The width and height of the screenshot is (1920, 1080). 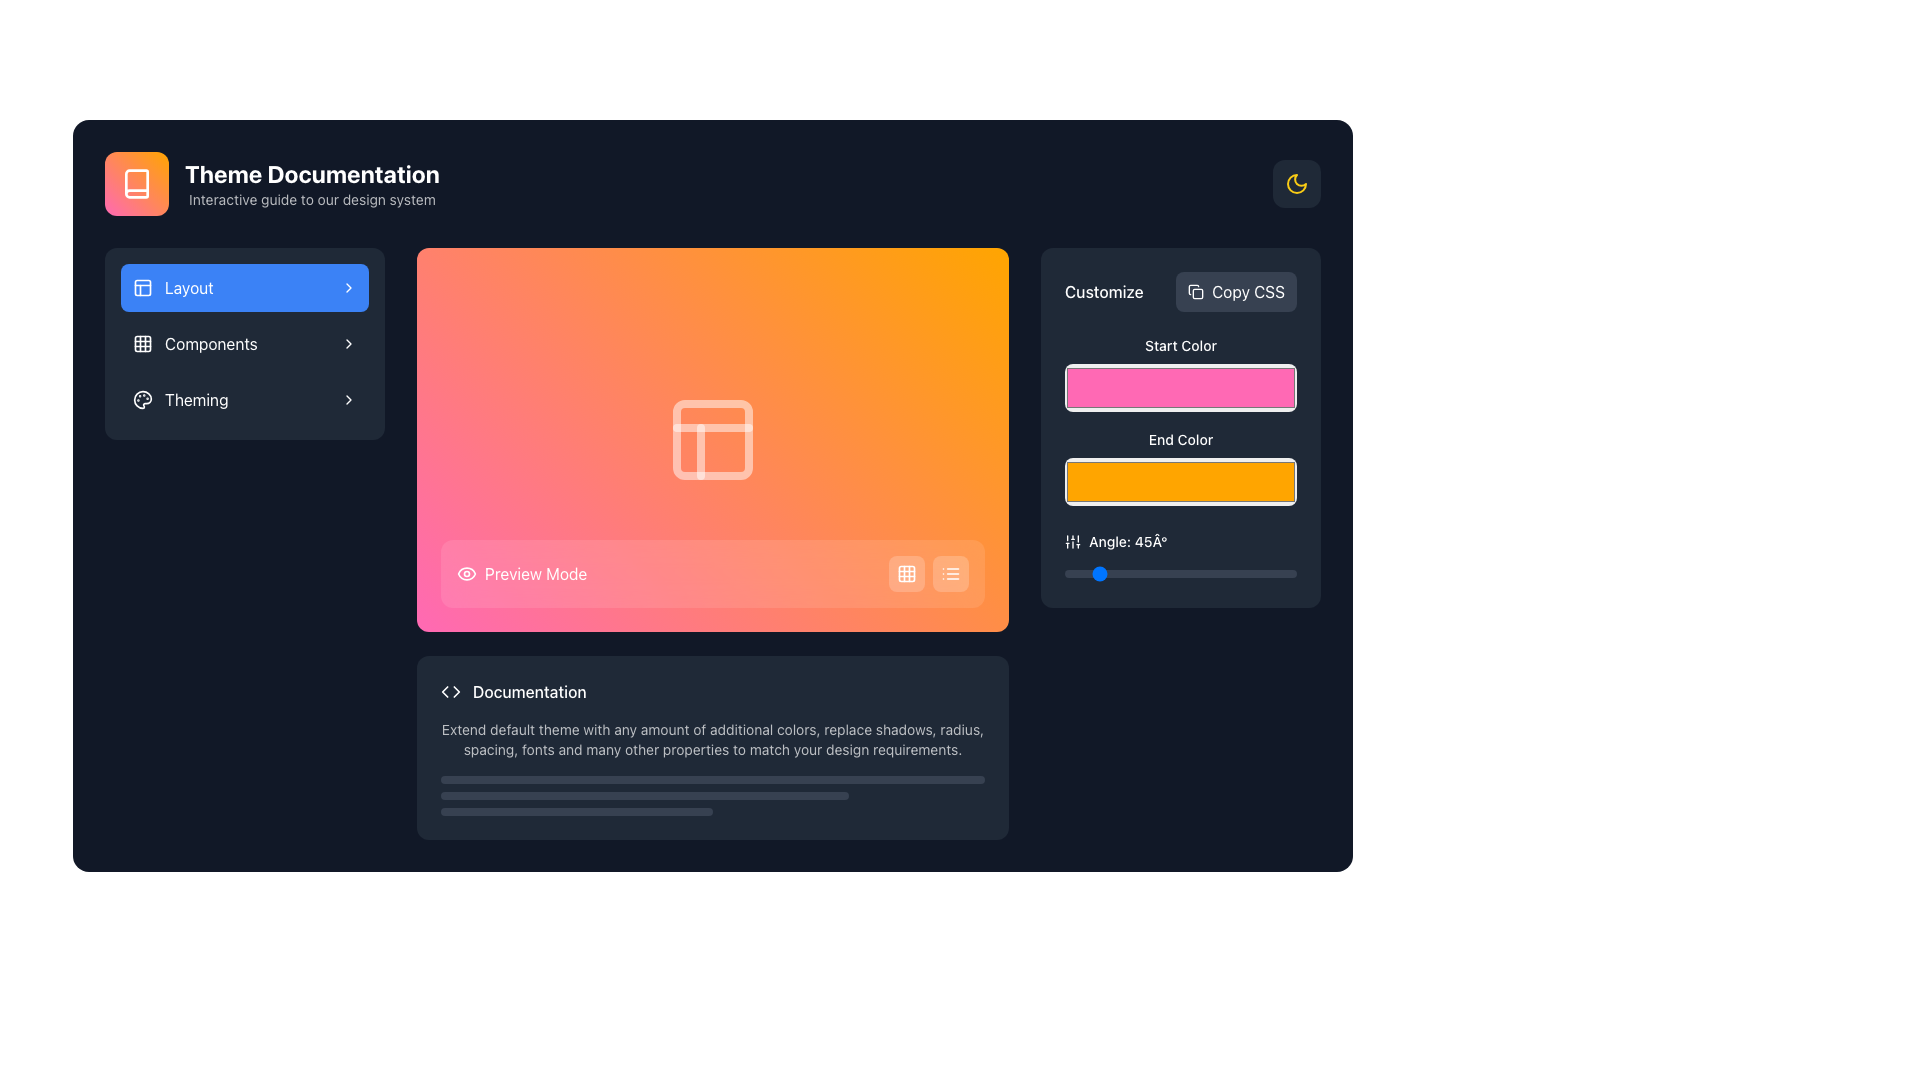 What do you see at coordinates (243, 400) in the screenshot?
I see `the navigation button` at bounding box center [243, 400].